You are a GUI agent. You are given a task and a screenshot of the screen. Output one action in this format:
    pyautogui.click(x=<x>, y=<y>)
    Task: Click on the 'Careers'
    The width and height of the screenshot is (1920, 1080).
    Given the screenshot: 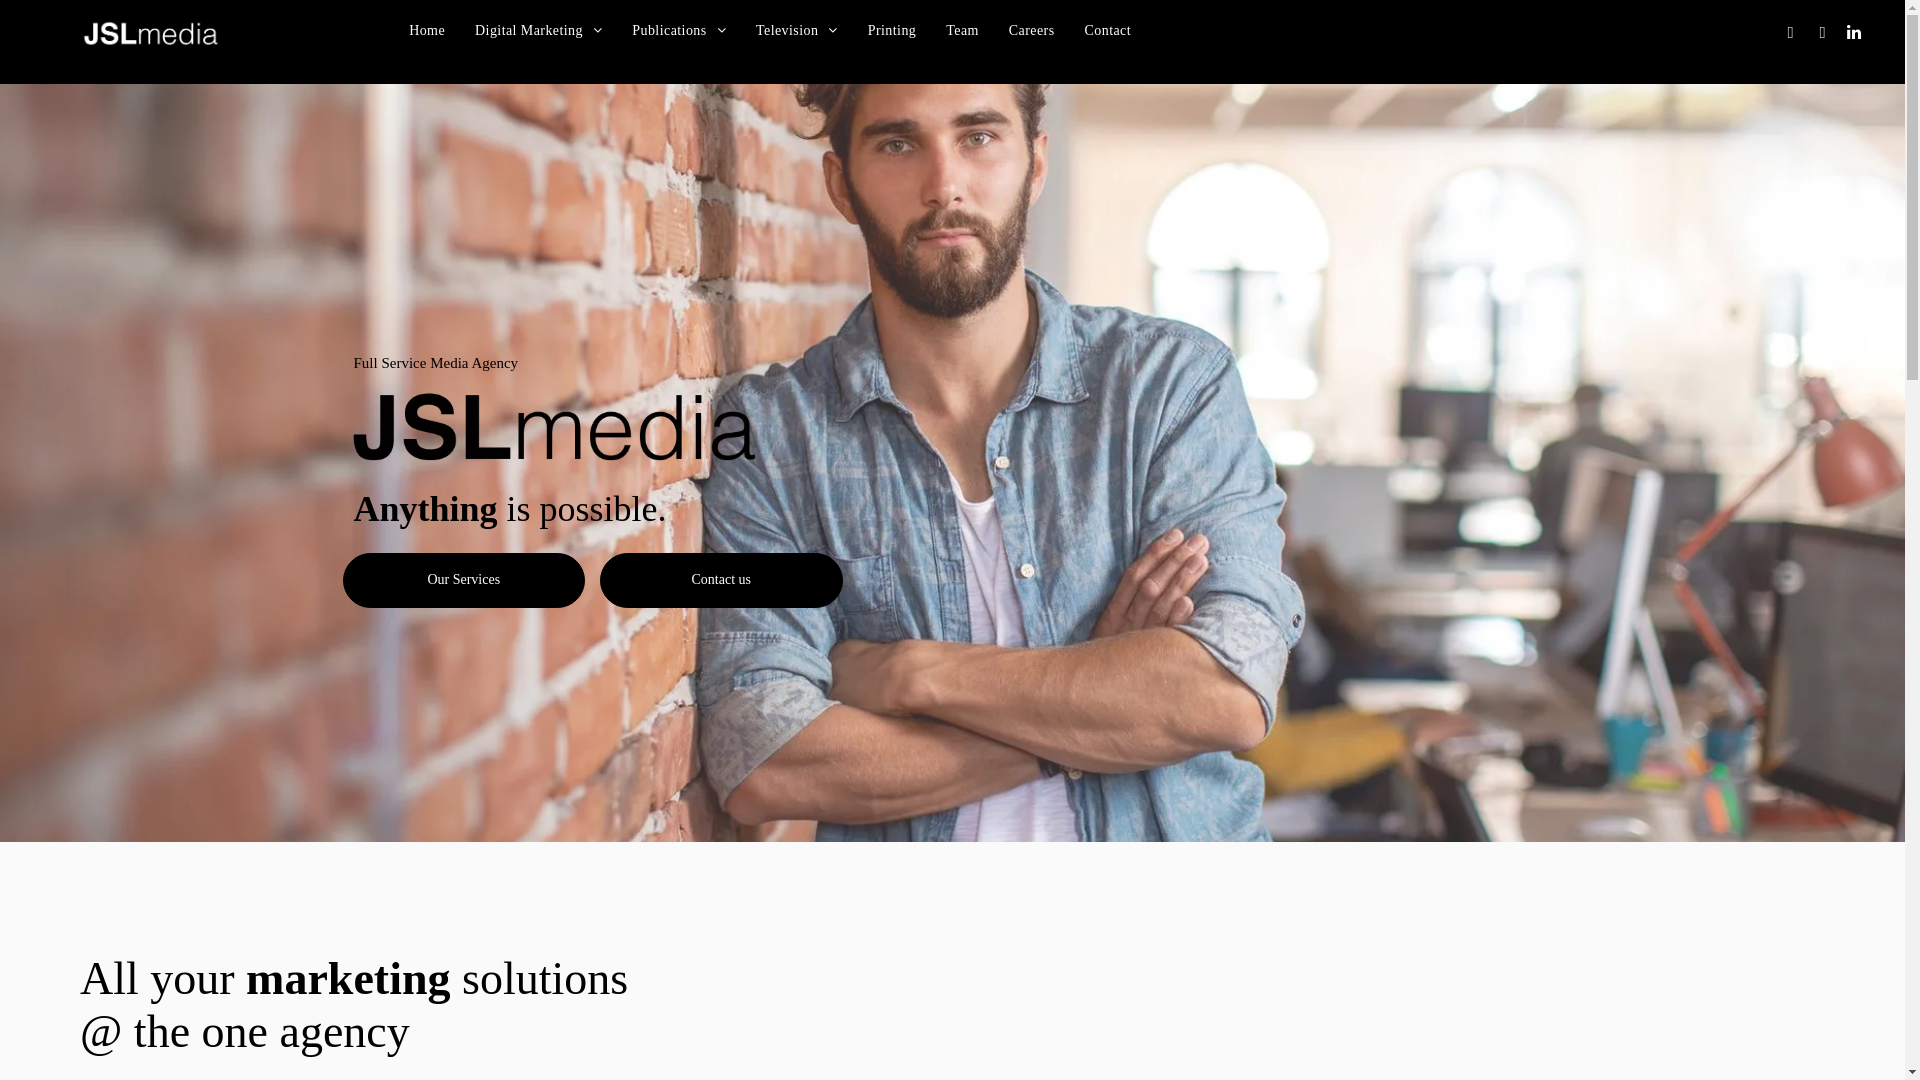 What is the action you would take?
    pyautogui.click(x=1032, y=30)
    